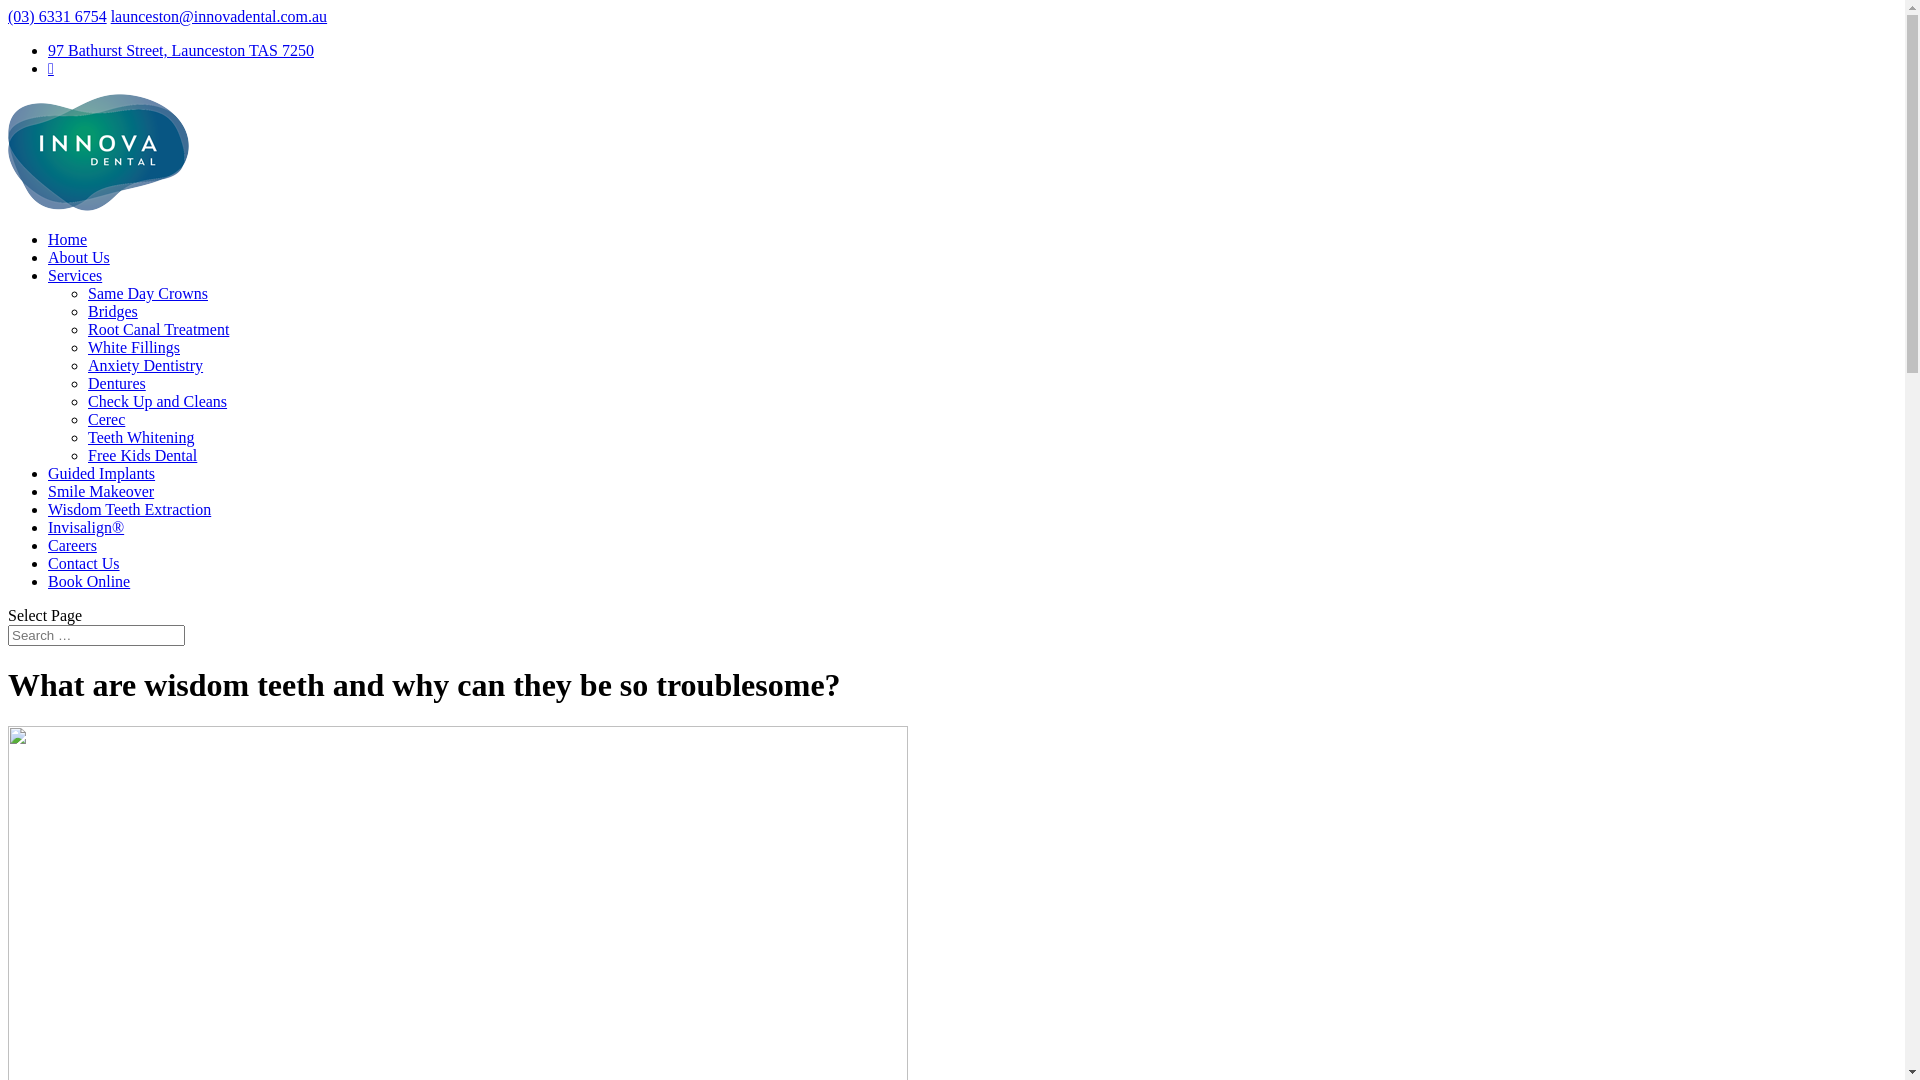  What do you see at coordinates (128, 508) in the screenshot?
I see `'Wisdom Teeth Extraction'` at bounding box center [128, 508].